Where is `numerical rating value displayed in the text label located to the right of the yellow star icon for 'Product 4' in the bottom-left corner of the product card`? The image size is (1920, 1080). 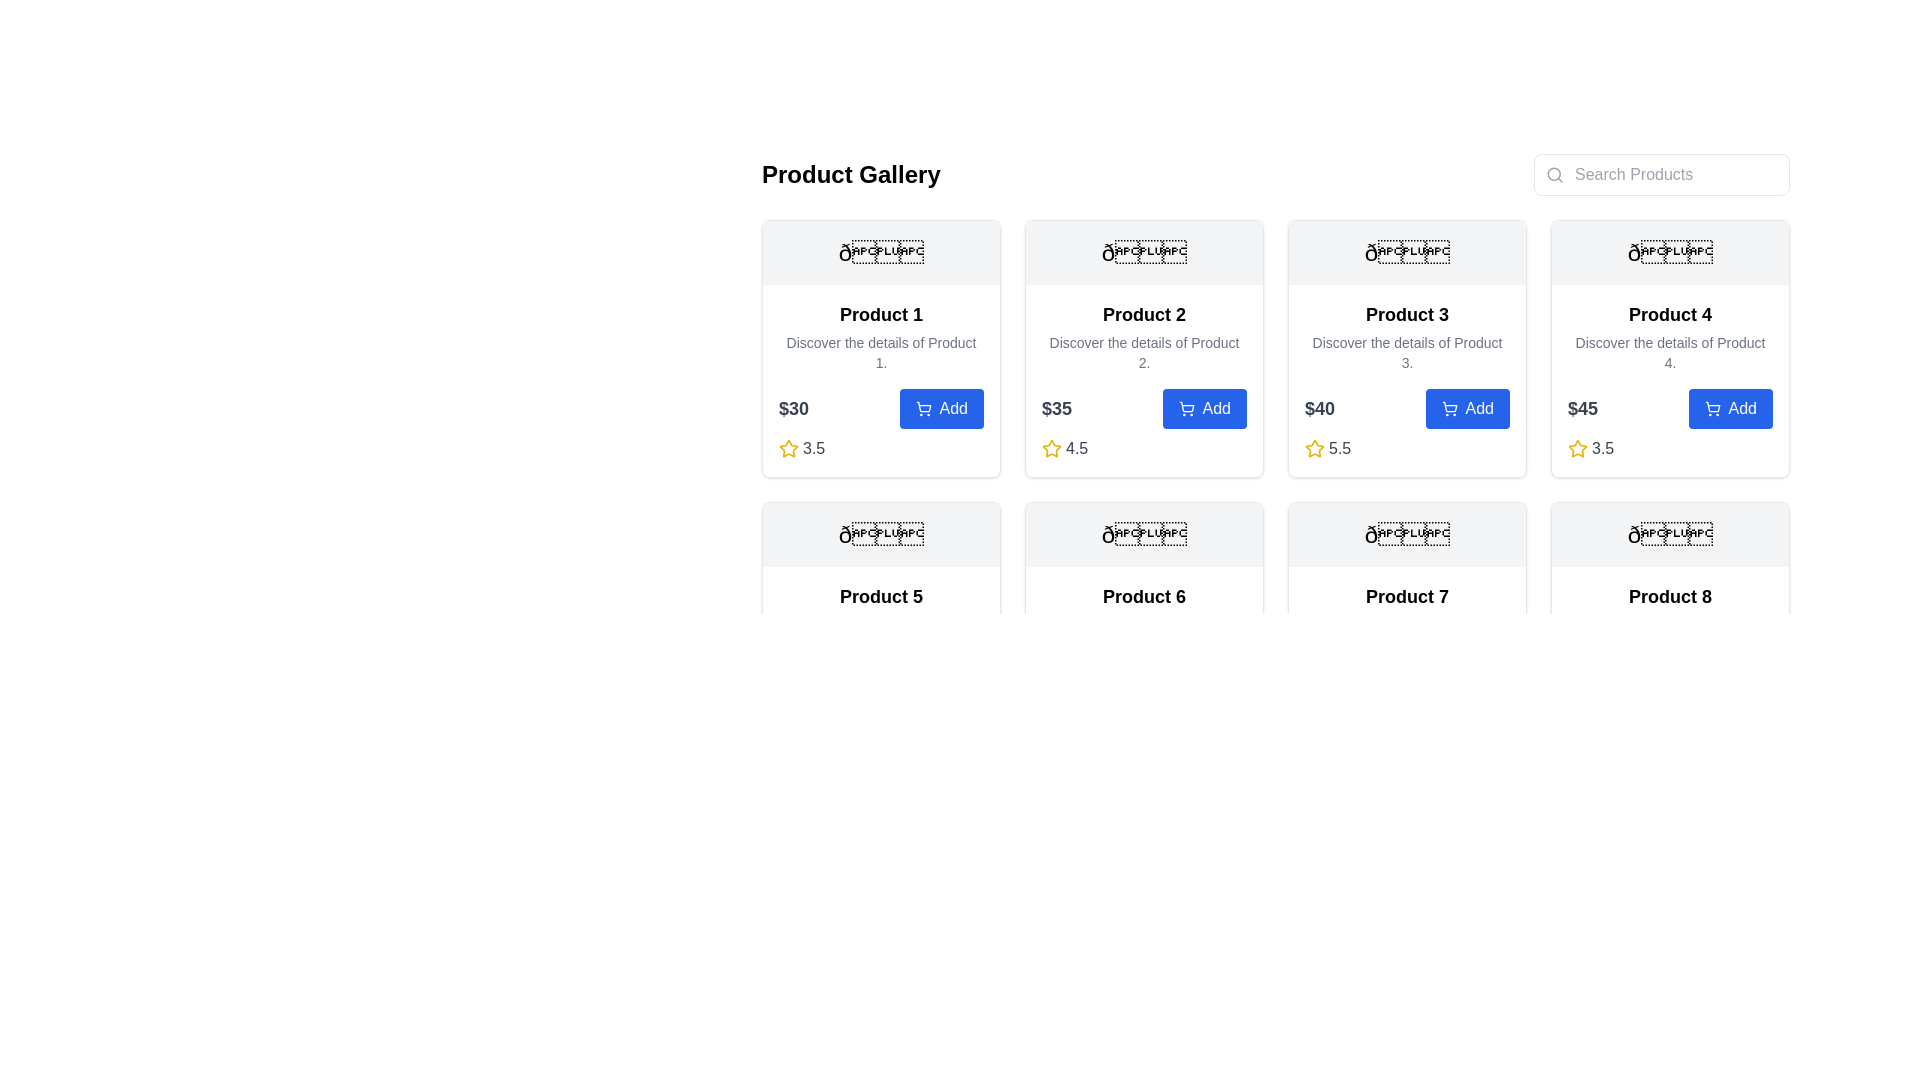
numerical rating value displayed in the text label located to the right of the yellow star icon for 'Product 4' in the bottom-left corner of the product card is located at coordinates (1603, 447).